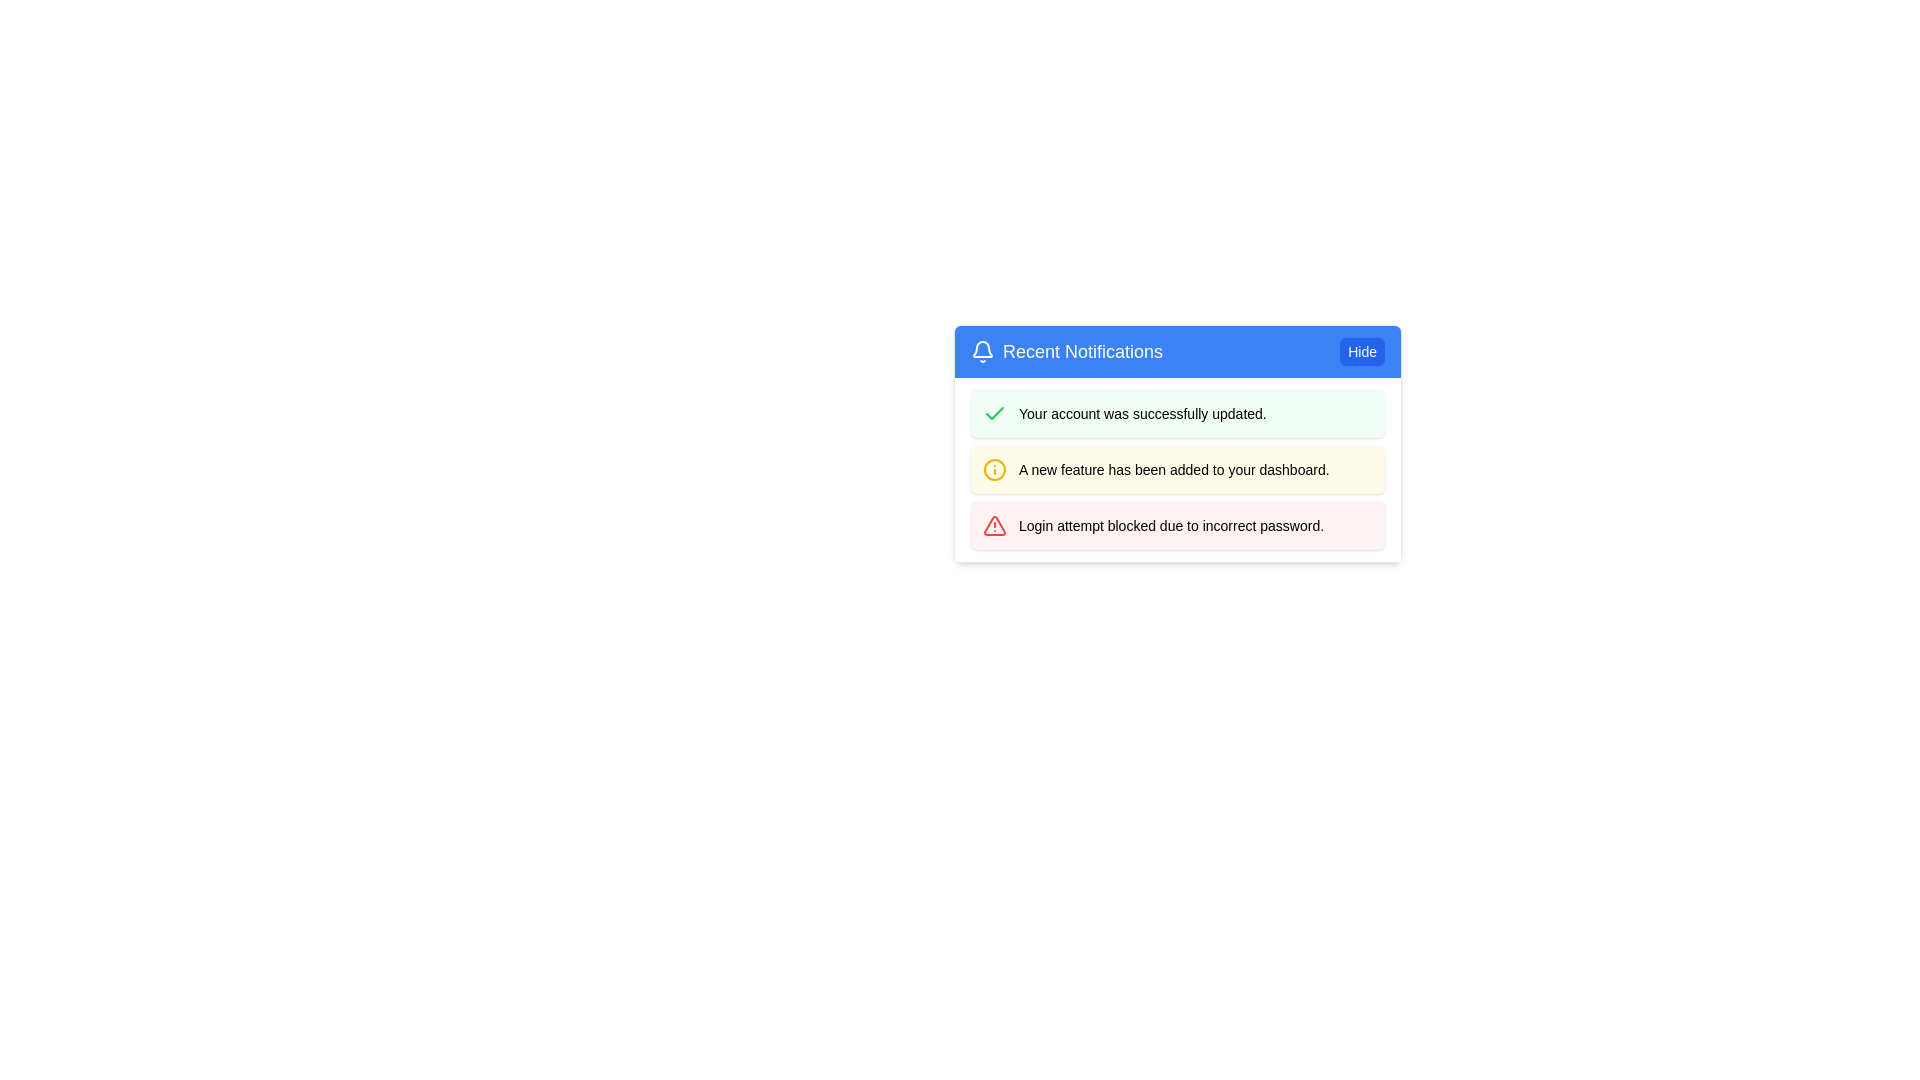 The width and height of the screenshot is (1920, 1080). Describe the element at coordinates (994, 470) in the screenshot. I see `the circular graphical element with a yellow fill and borders, which is part of an information graphic icon located in the middle of the second notification item` at that location.